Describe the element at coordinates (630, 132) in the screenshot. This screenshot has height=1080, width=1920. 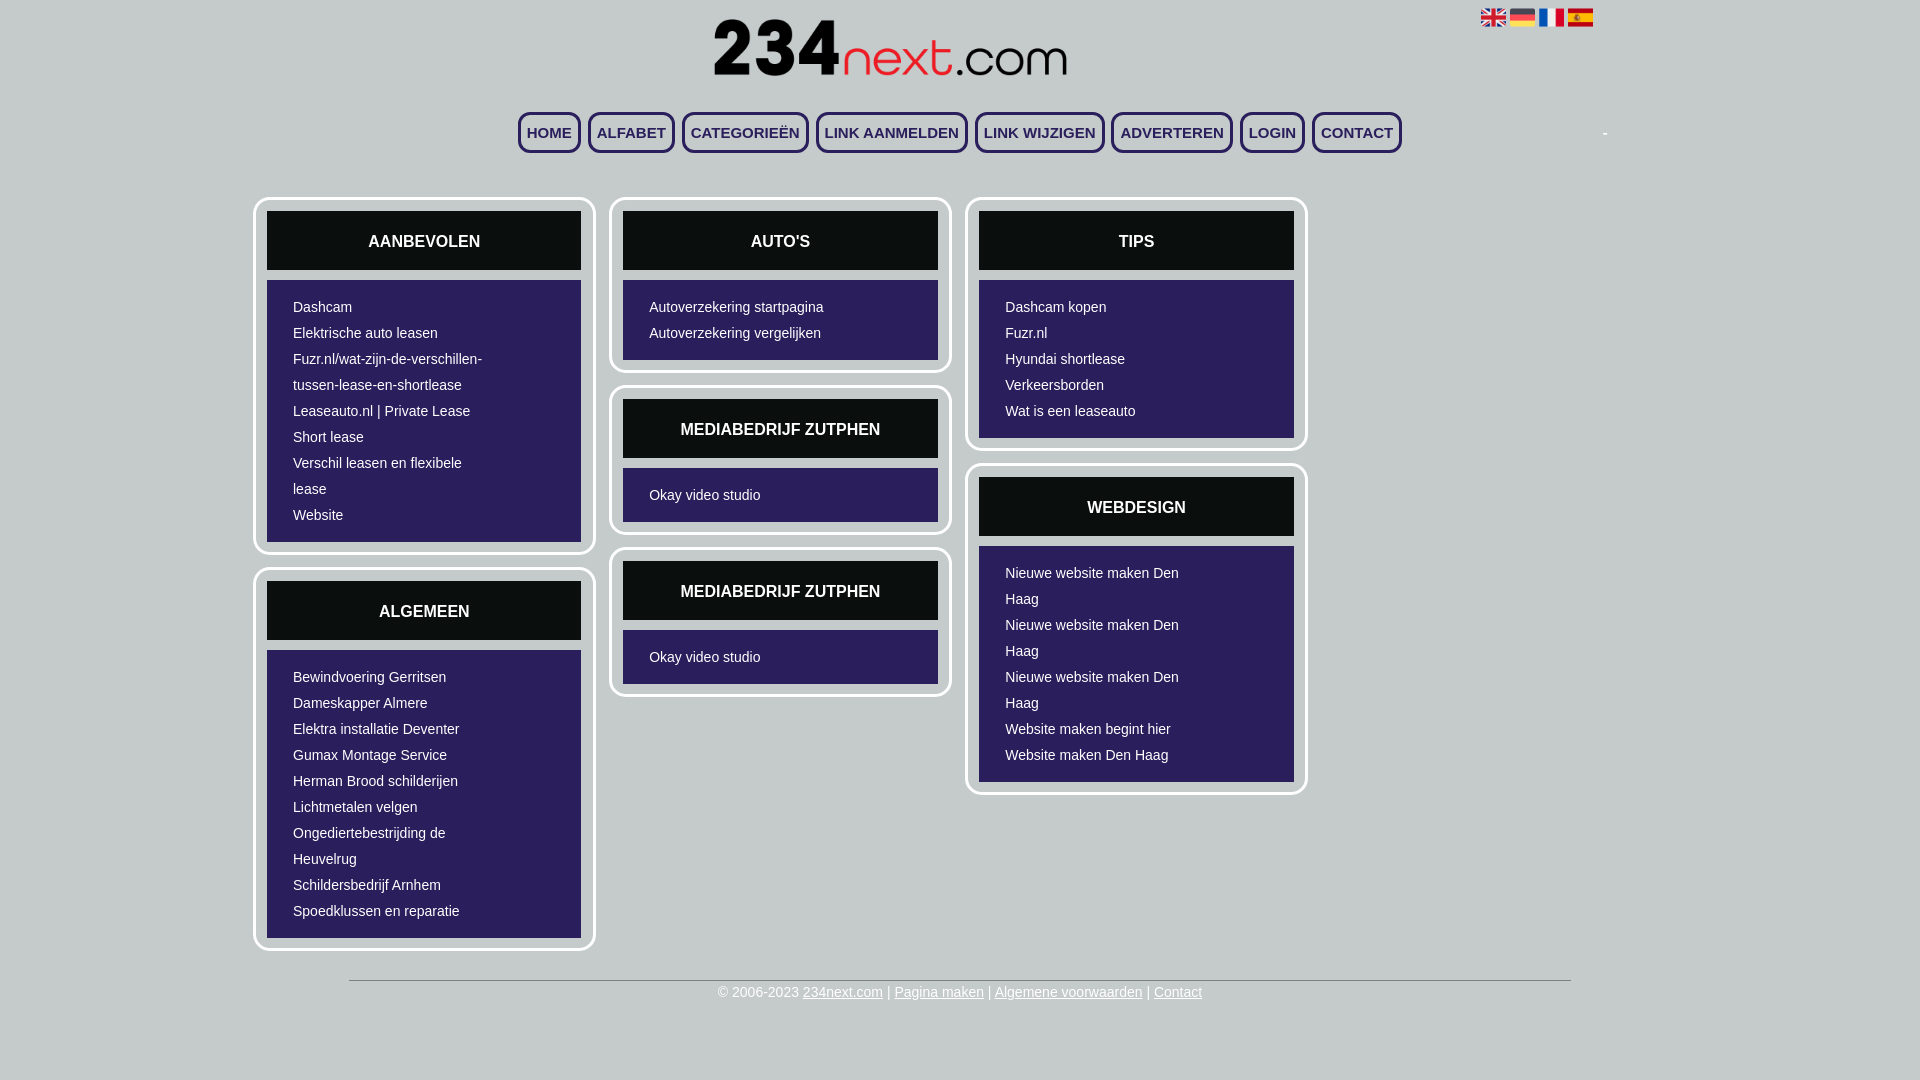
I see `'ALFABET'` at that location.